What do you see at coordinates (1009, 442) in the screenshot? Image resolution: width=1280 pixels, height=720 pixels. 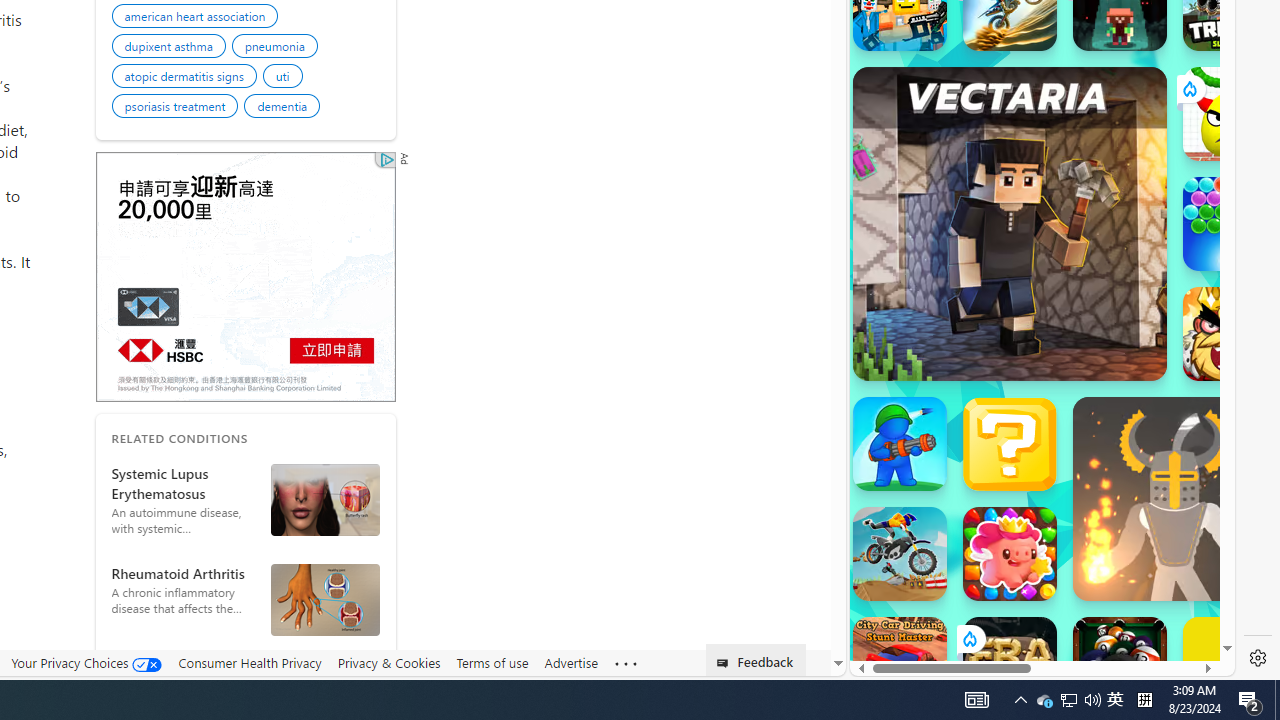 I see `'Mystery Tile'` at bounding box center [1009, 442].